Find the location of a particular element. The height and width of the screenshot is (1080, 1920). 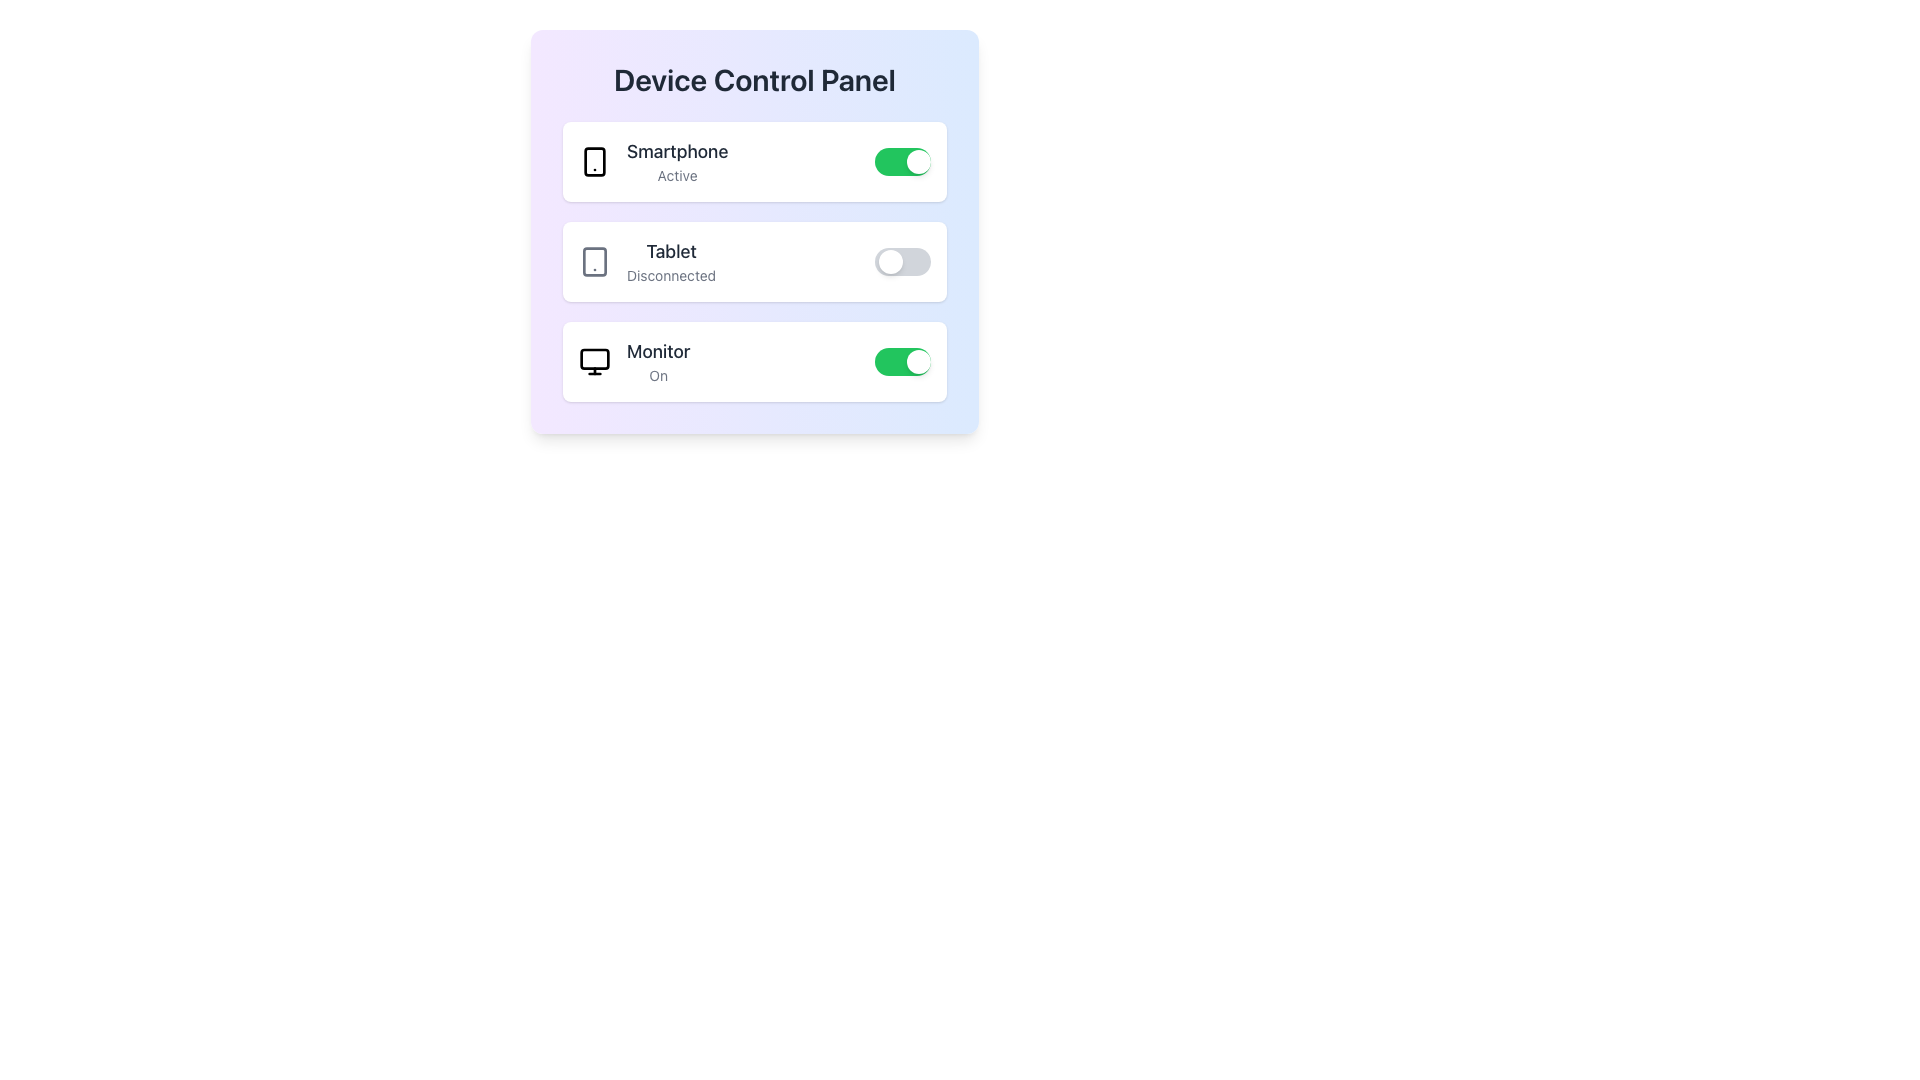

the toggle switch located on the right side of the 'Tablet Disconnected' row is located at coordinates (901, 261).